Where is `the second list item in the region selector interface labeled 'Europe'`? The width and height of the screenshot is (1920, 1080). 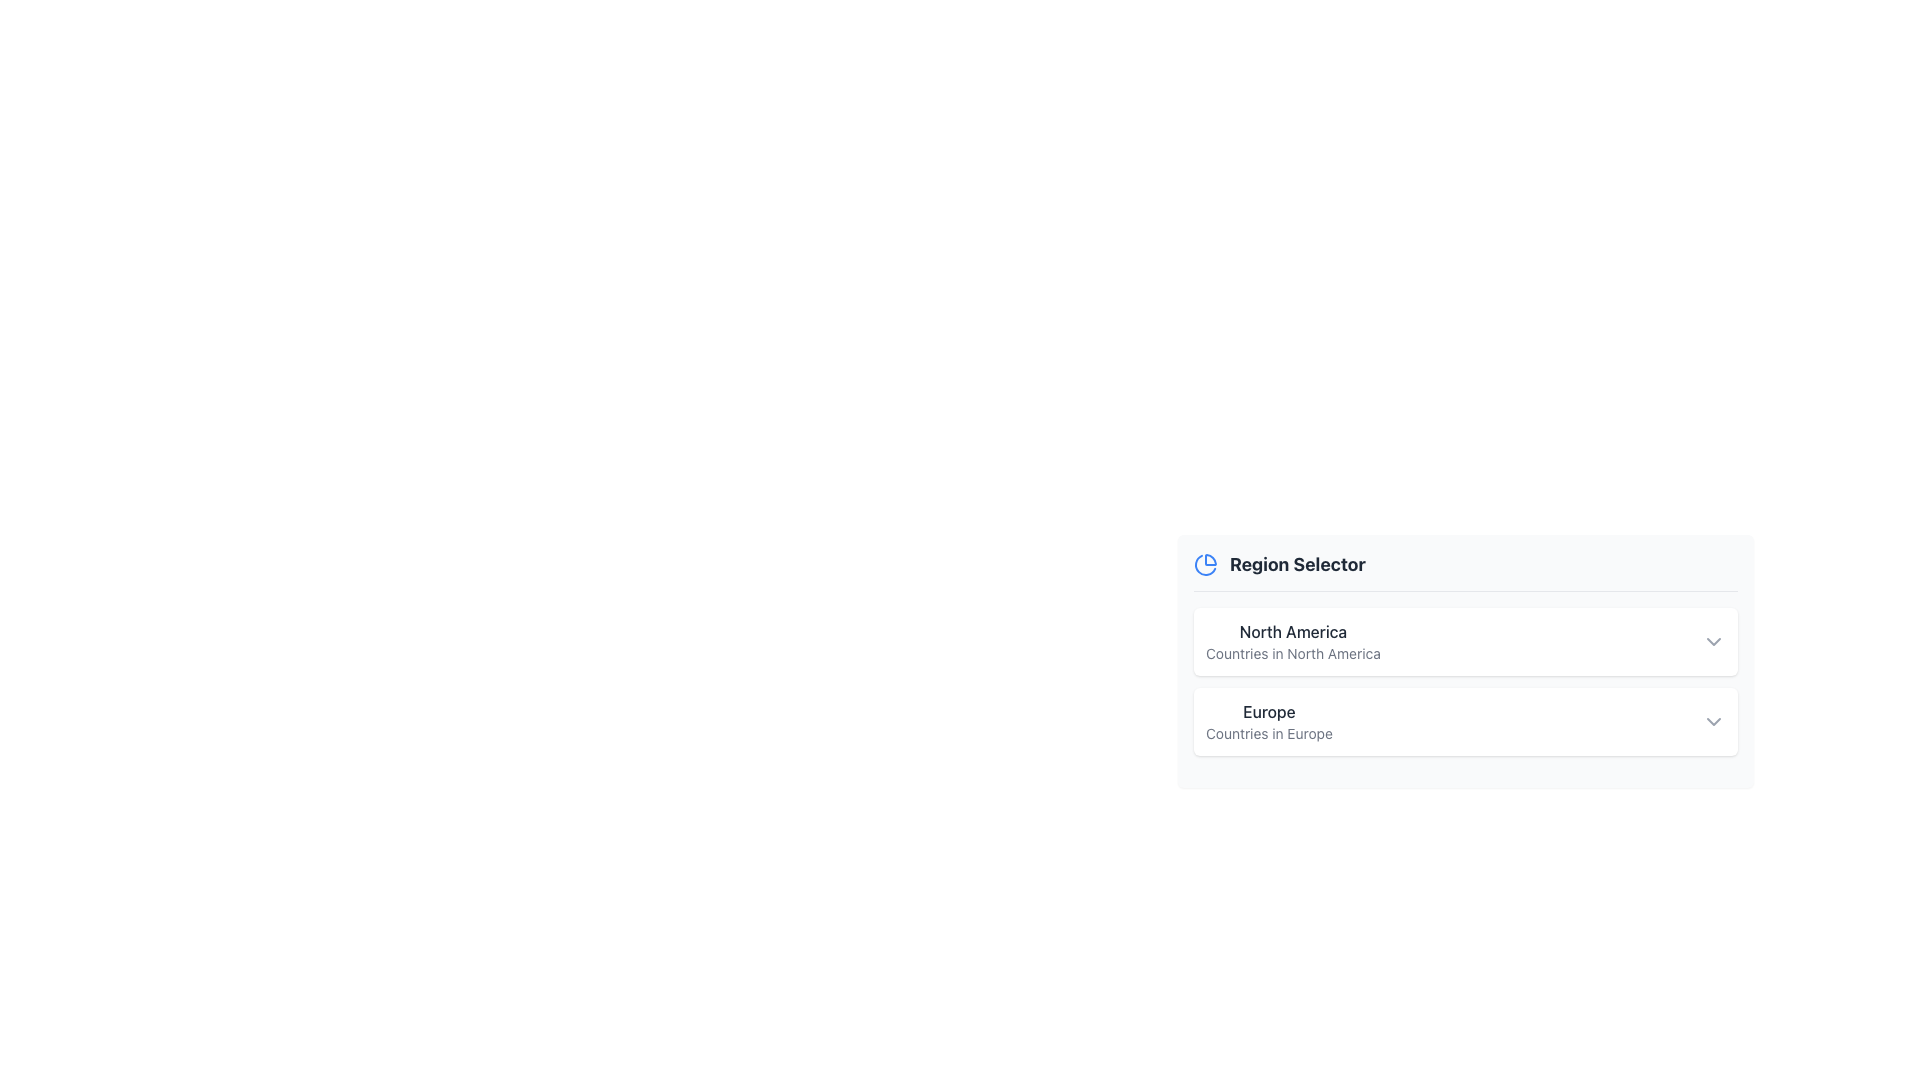 the second list item in the region selector interface labeled 'Europe' is located at coordinates (1465, 721).